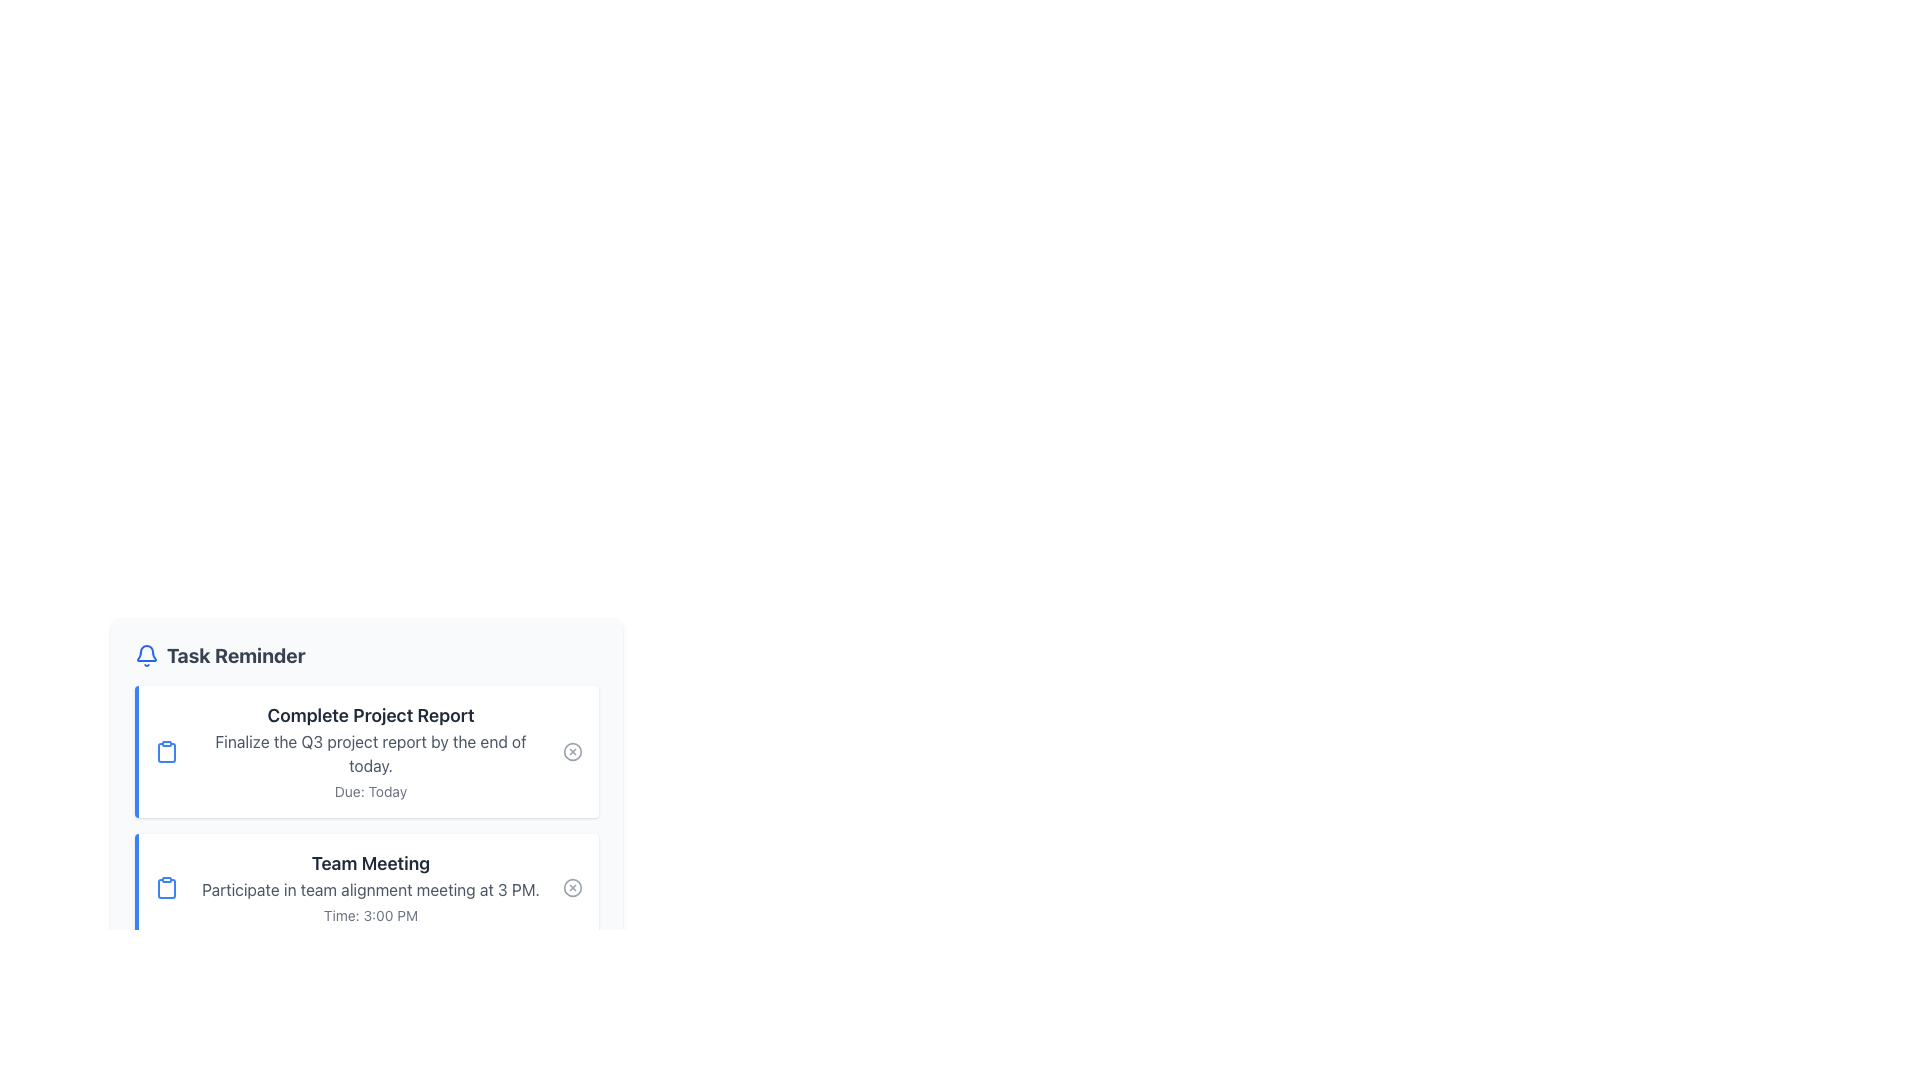 This screenshot has width=1920, height=1080. I want to click on the first task card in the 'Task Reminder' section that reminds the user, so click(369, 752).